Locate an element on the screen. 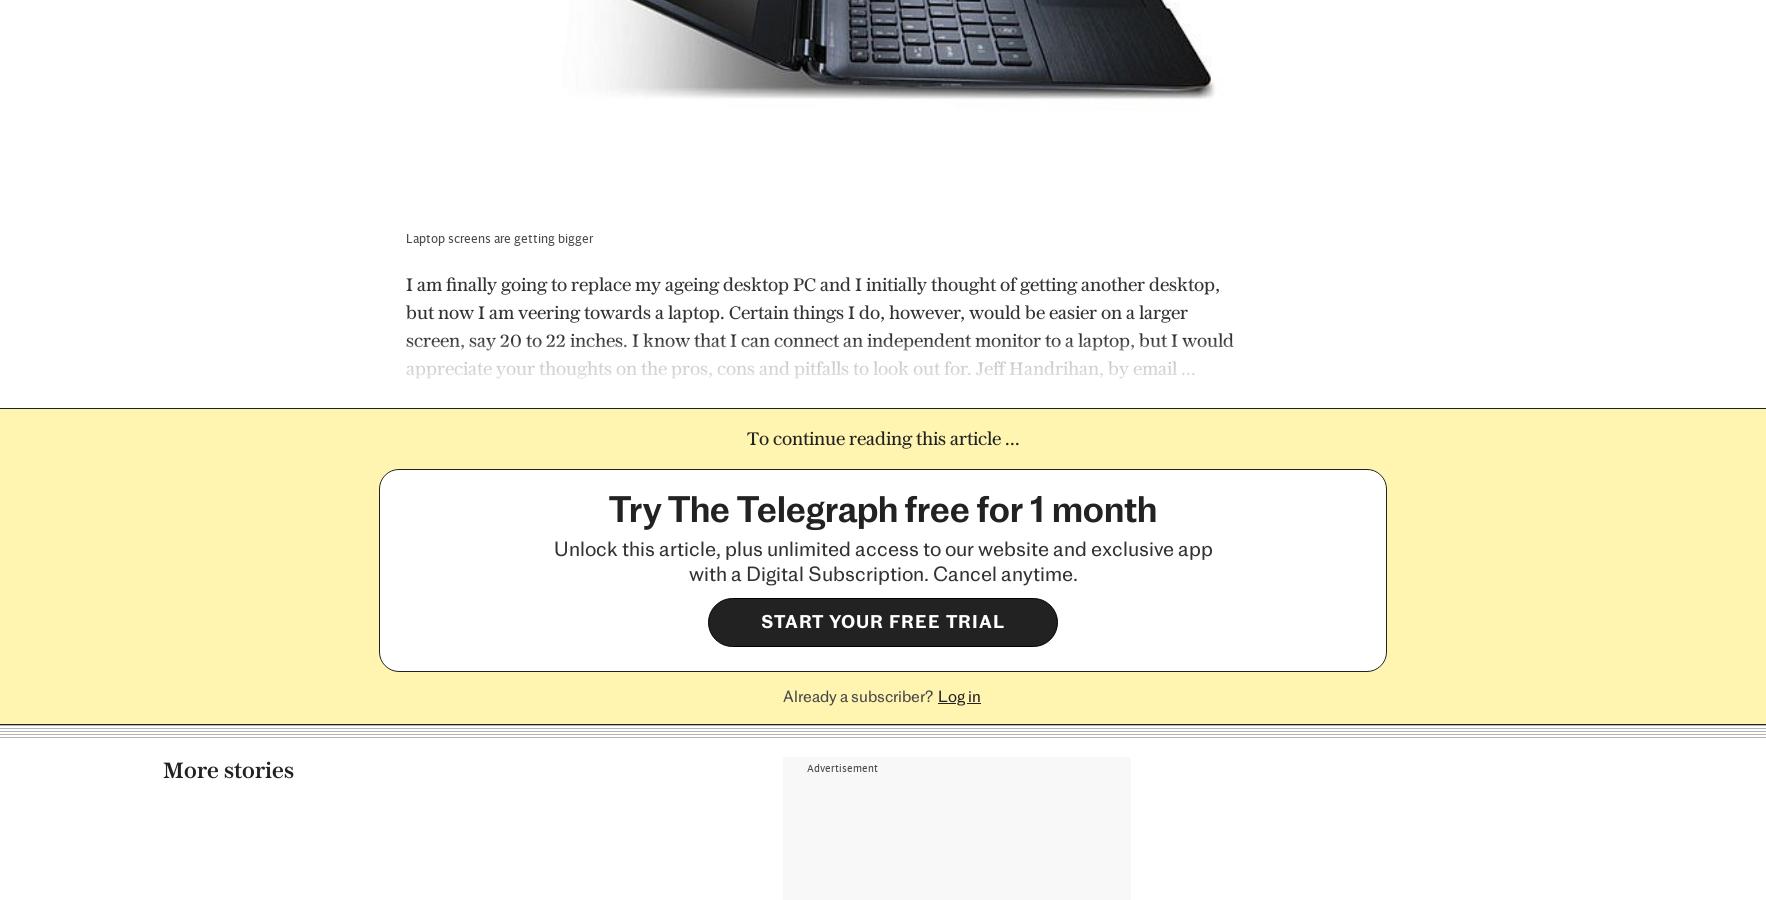 This screenshot has width=1766, height=900. 'More from The Telegraph' is located at coordinates (269, 429).